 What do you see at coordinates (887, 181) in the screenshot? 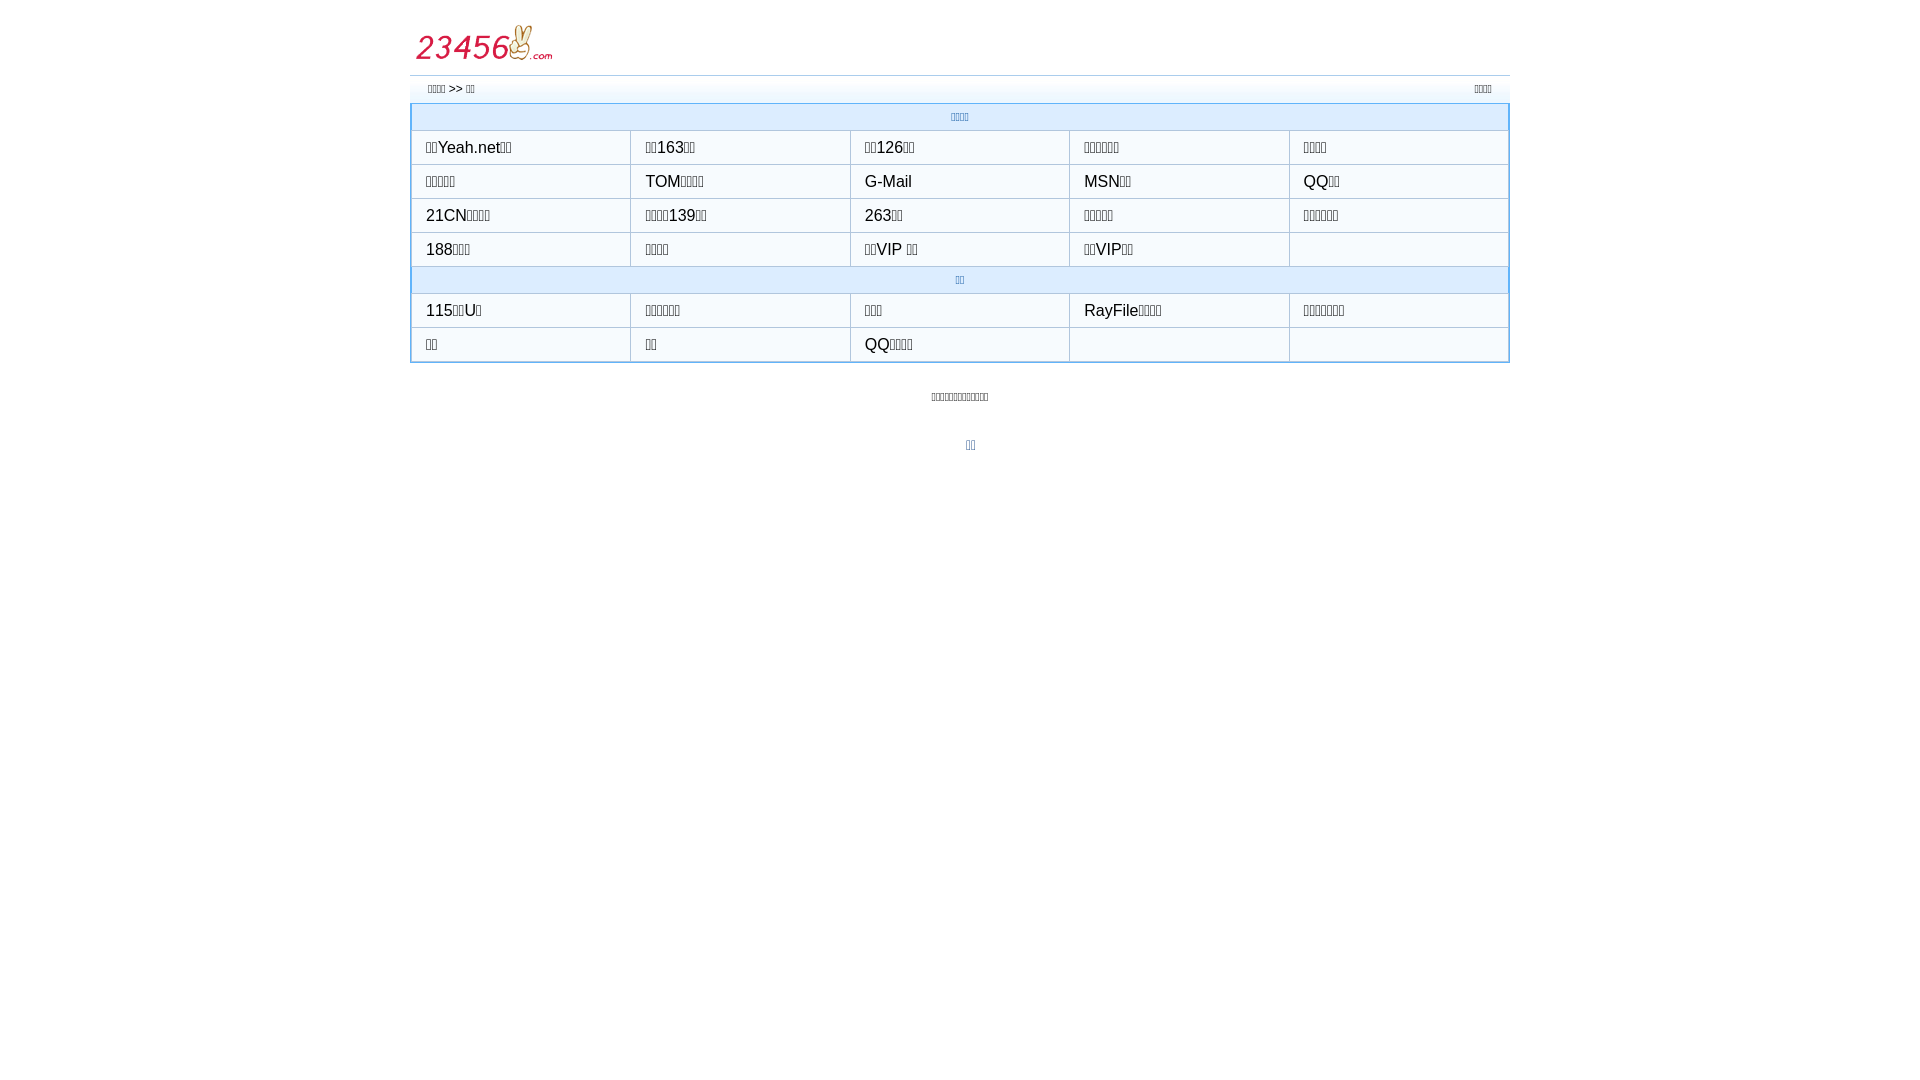
I see `'G-Mail'` at bounding box center [887, 181].